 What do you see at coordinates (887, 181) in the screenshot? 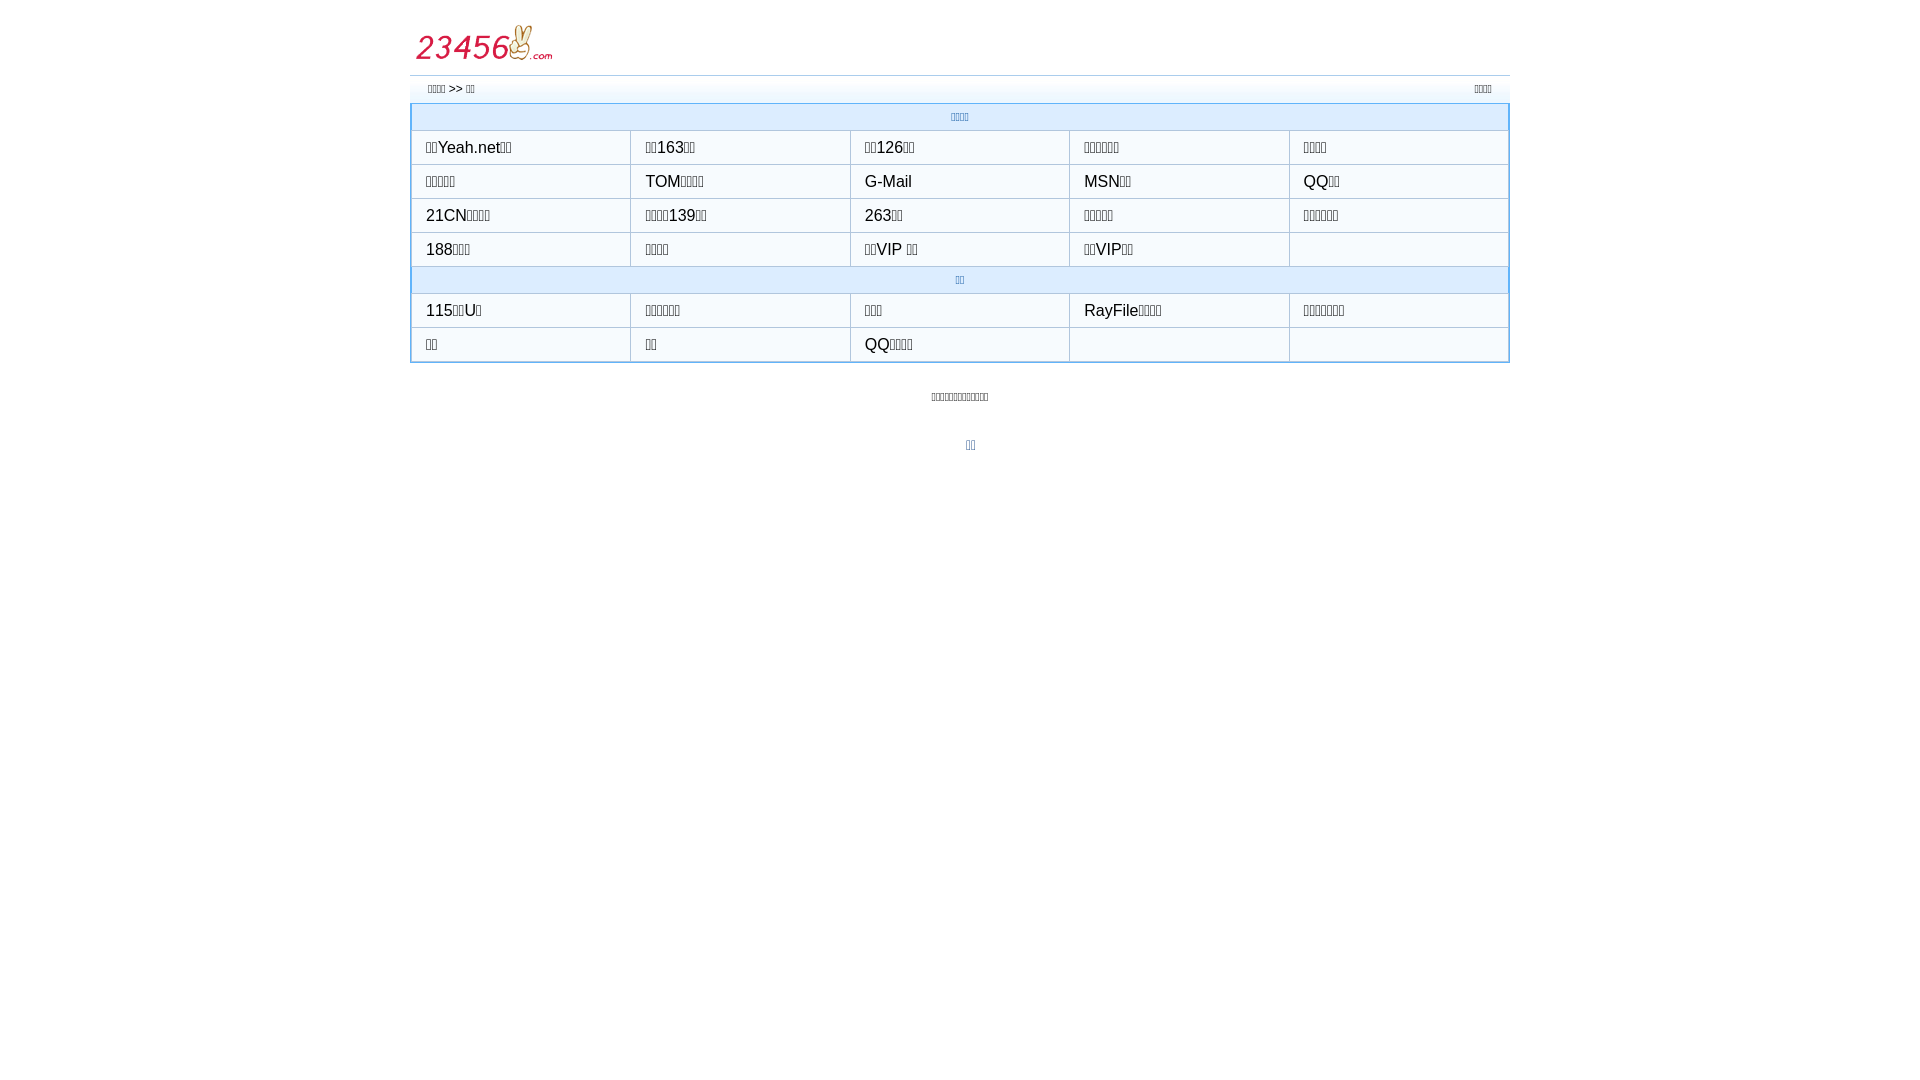
I see `'G-Mail'` at bounding box center [887, 181].